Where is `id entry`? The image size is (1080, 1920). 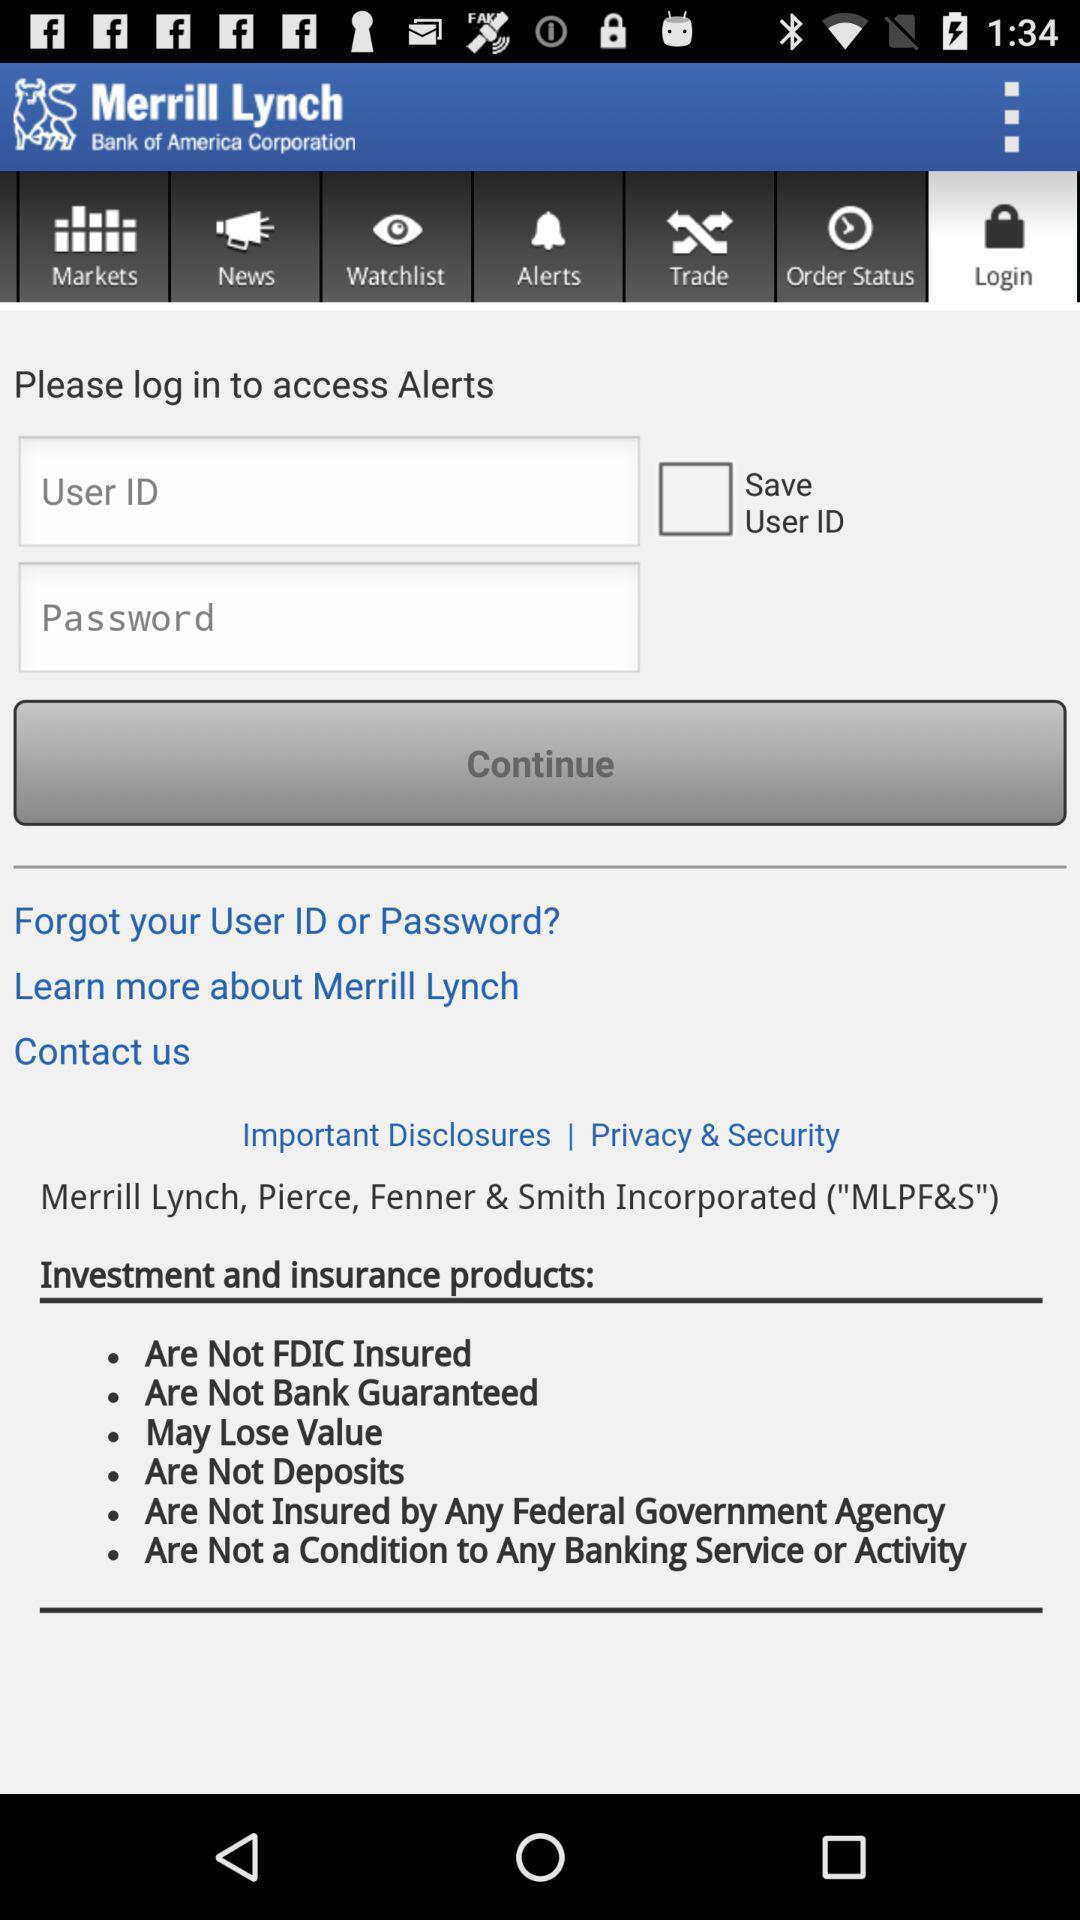 id entry is located at coordinates (328, 497).